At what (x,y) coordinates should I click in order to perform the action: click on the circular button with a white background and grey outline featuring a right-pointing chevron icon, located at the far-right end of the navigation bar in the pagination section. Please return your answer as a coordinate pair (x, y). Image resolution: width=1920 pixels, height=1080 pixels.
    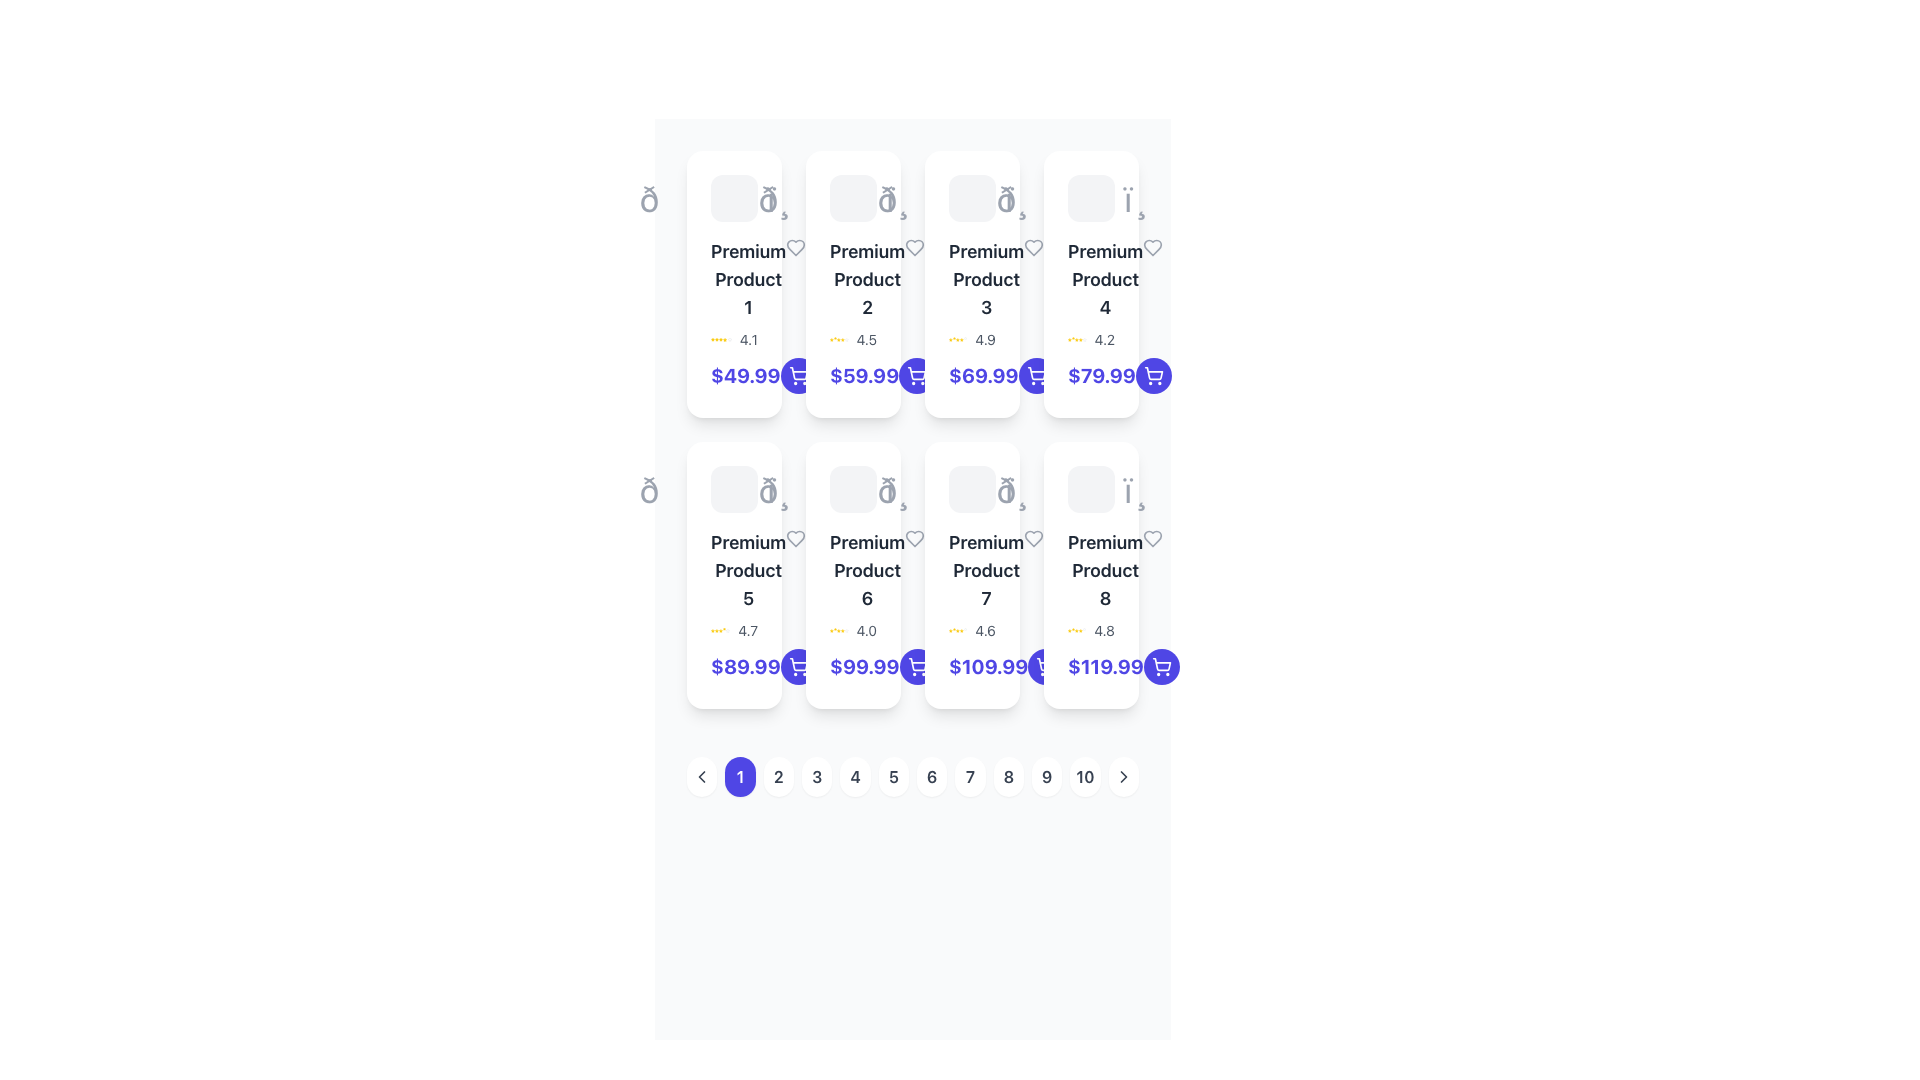
    Looking at the image, I should click on (1123, 775).